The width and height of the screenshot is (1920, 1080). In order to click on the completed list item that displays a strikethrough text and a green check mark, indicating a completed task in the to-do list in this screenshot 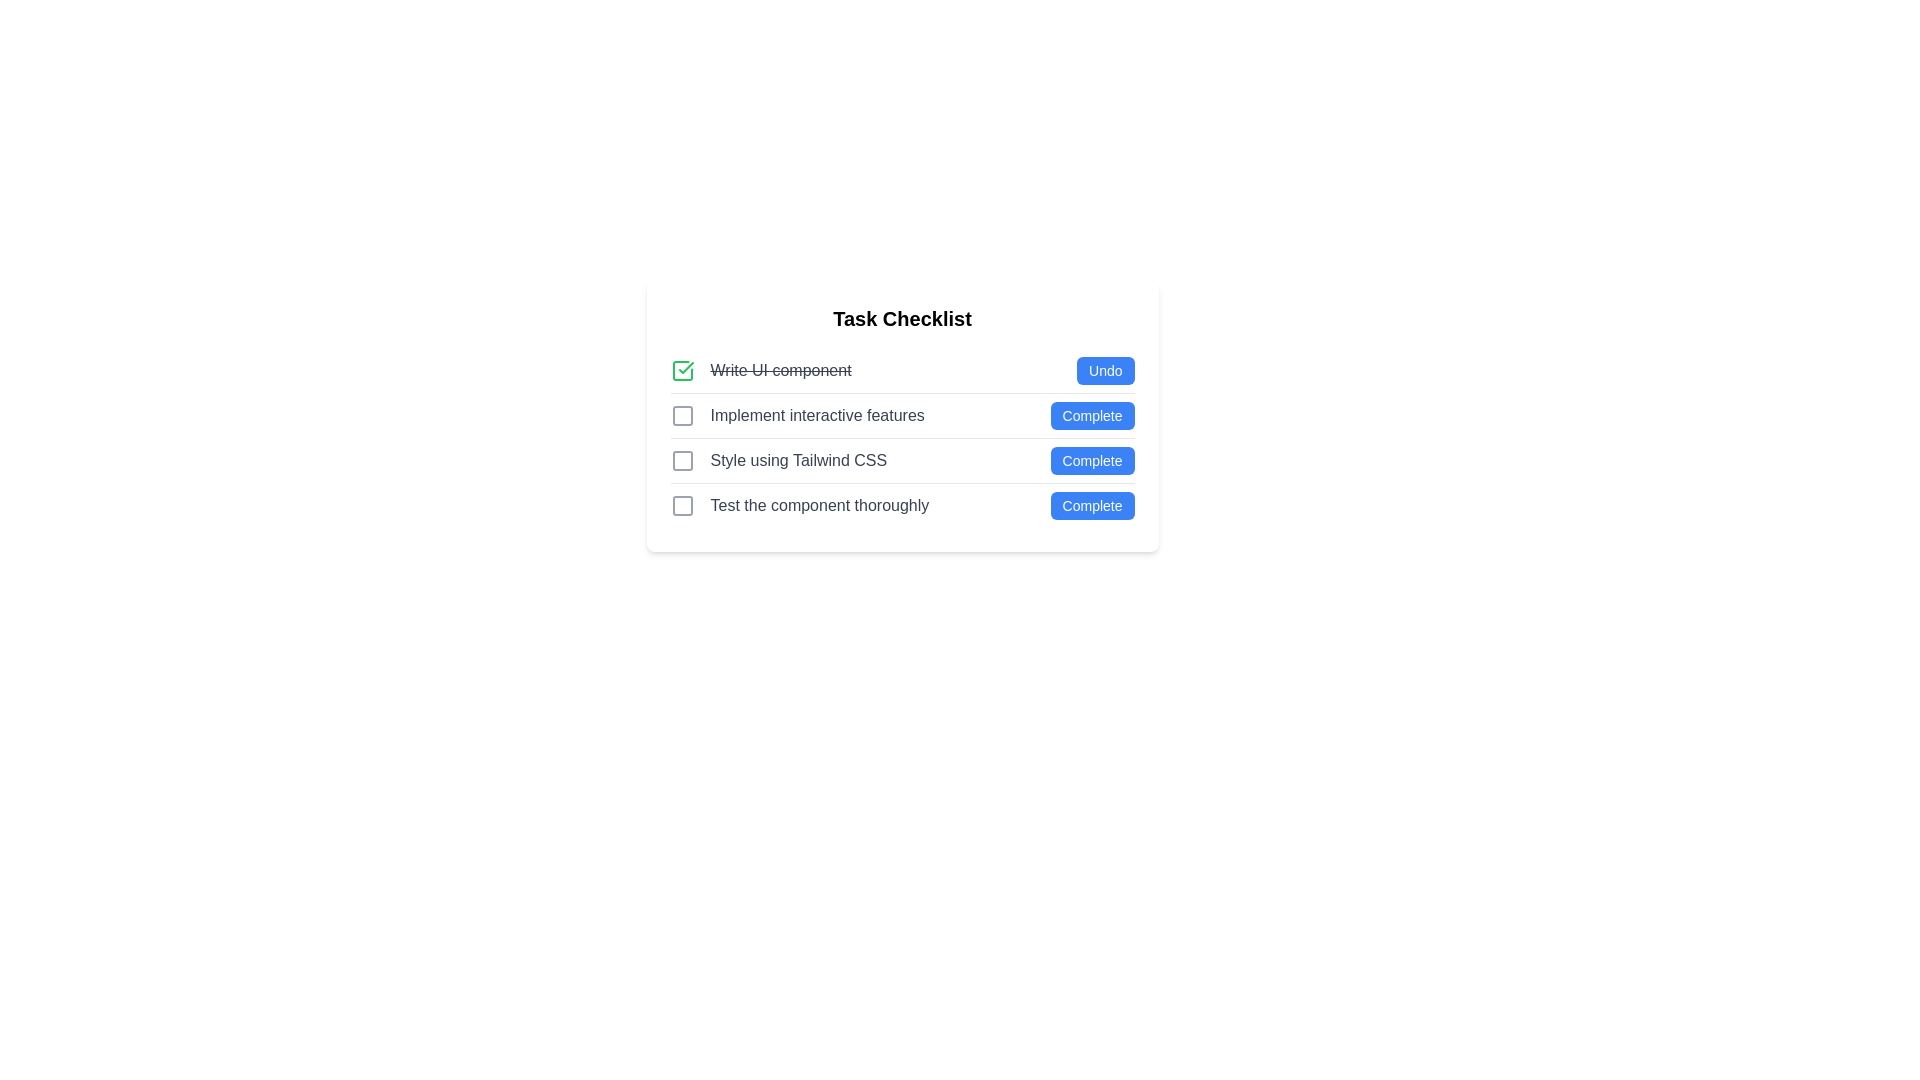, I will do `click(760, 370)`.